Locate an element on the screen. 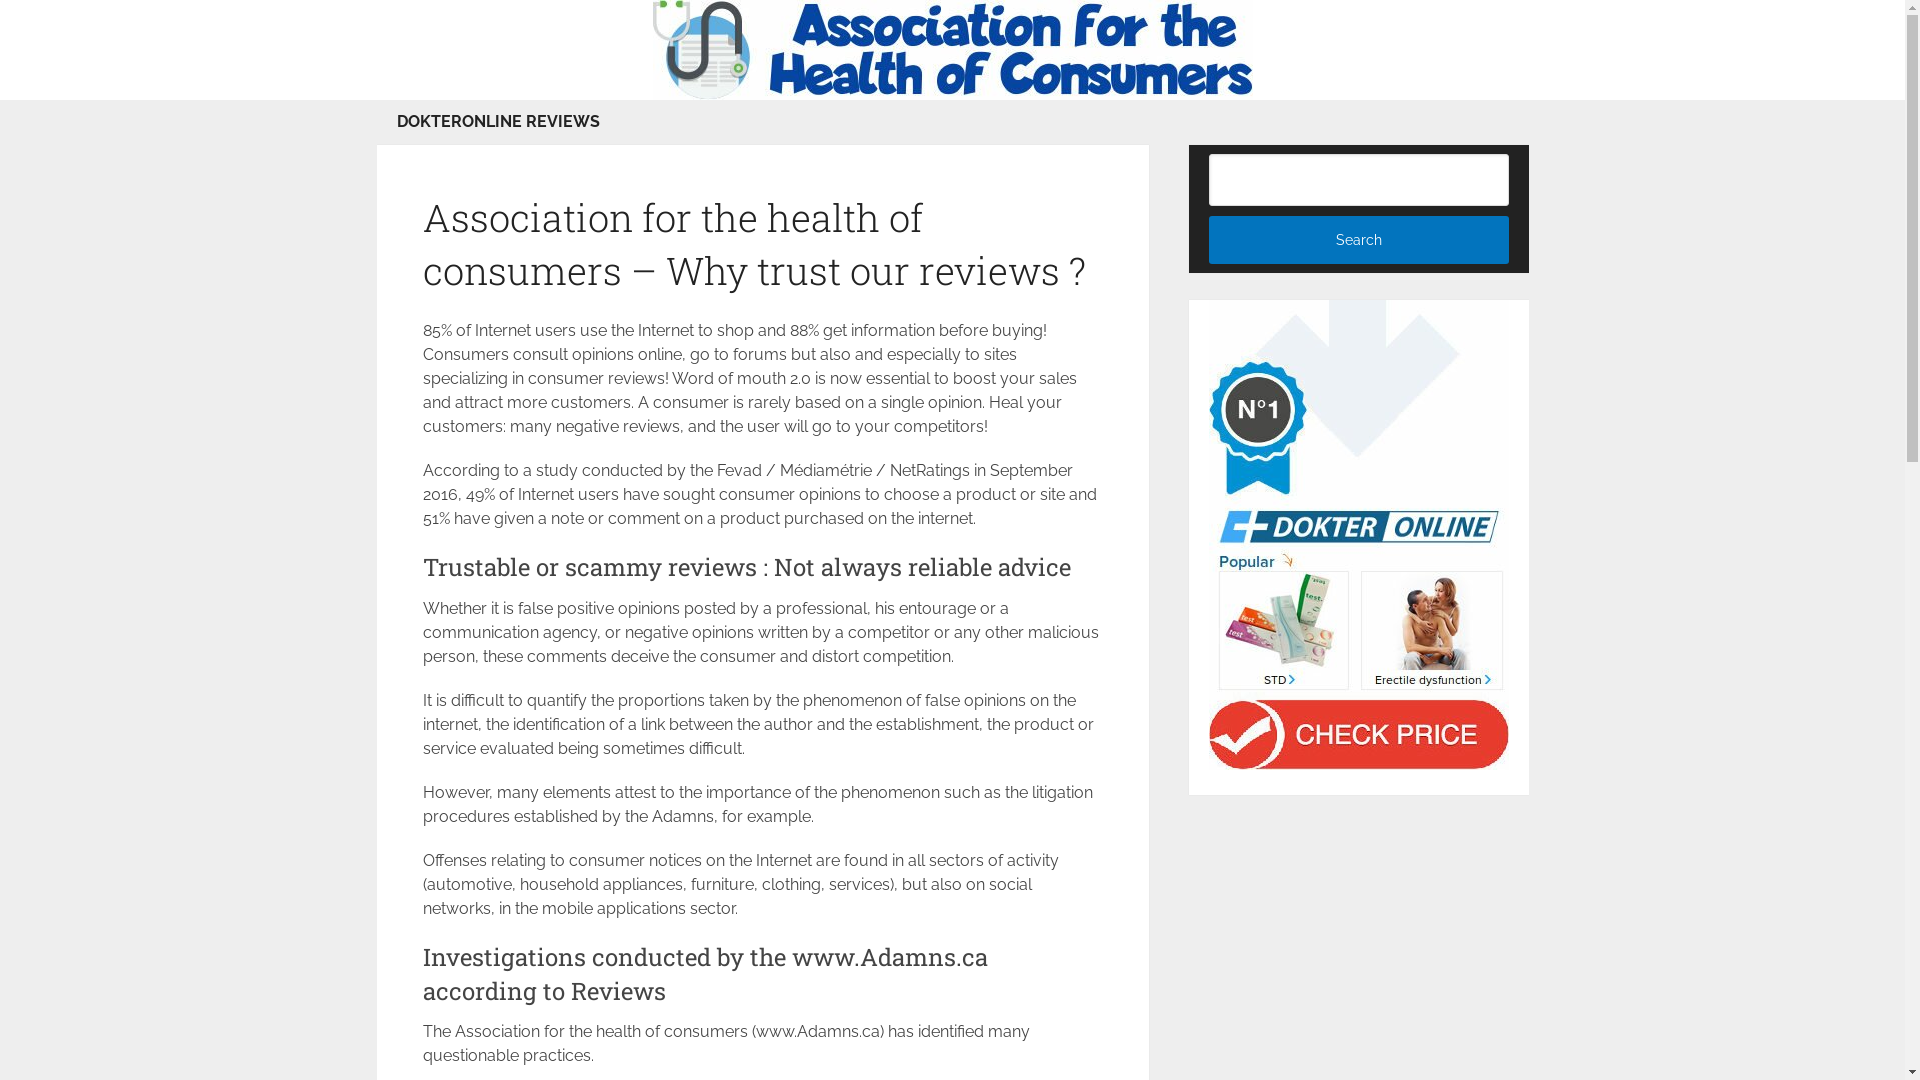  'DOKTERONLINE REVIEWS' is located at coordinates (497, 122).